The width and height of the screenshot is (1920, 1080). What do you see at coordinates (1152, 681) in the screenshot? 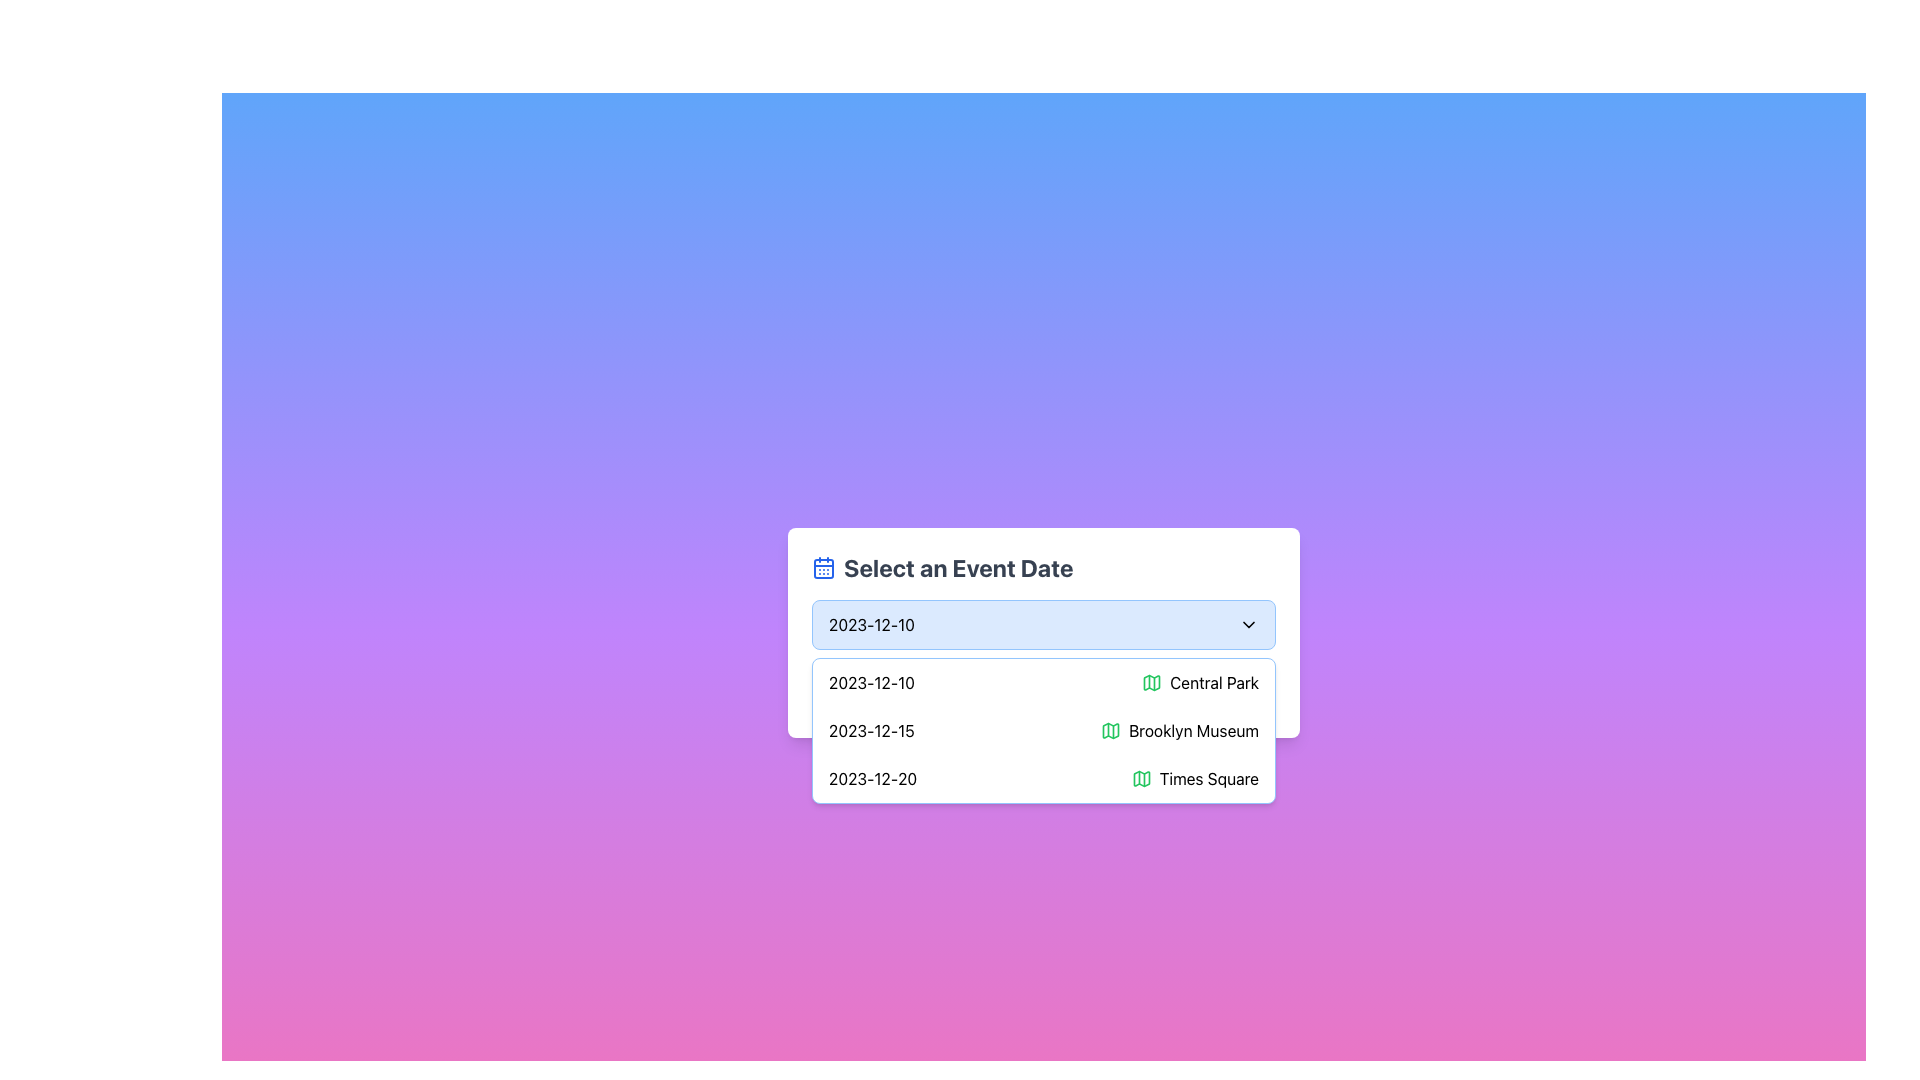
I see `the decorative map icon located at the start of the 'Central Park' row in the event list by moving the cursor to its center` at bounding box center [1152, 681].